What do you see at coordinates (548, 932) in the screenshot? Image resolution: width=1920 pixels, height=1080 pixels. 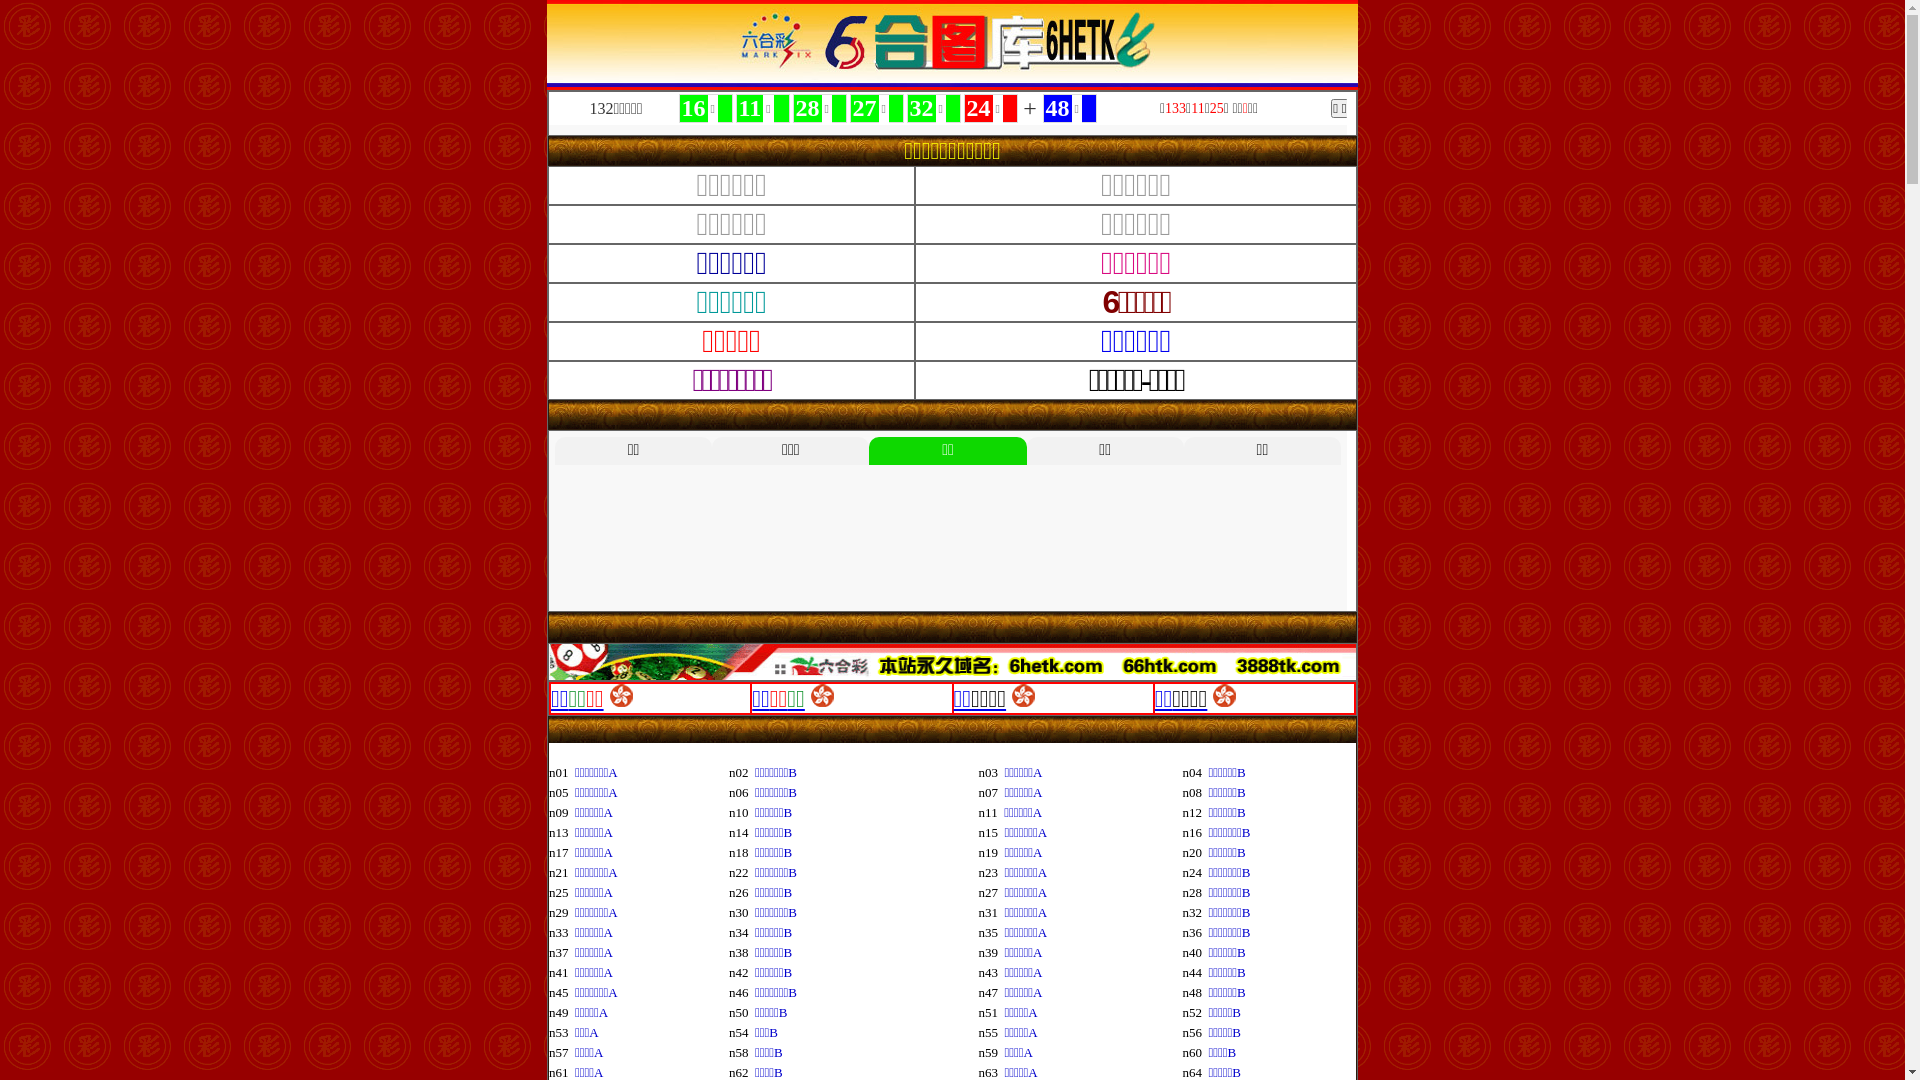 I see `'n33 '` at bounding box center [548, 932].